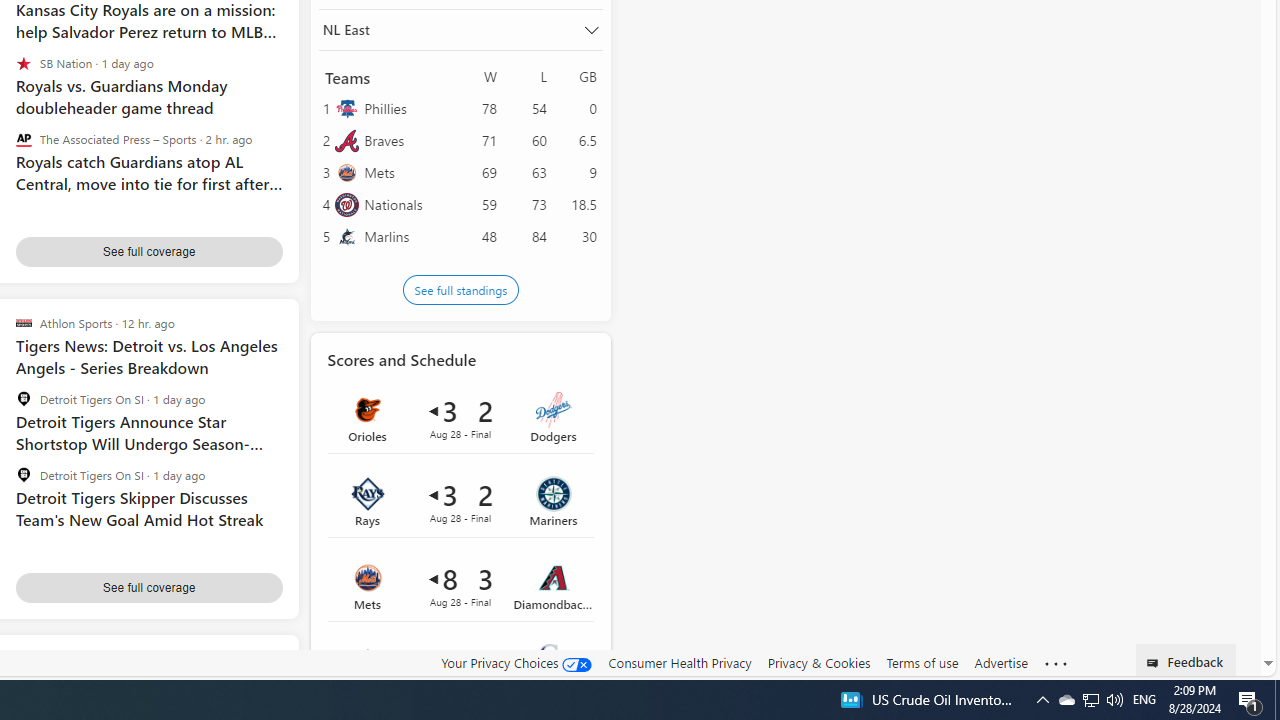 The image size is (1280, 720). Describe the element at coordinates (459, 585) in the screenshot. I see `'Mets 8 vs Diamondbacks 3Final Date Aug 28'` at that location.